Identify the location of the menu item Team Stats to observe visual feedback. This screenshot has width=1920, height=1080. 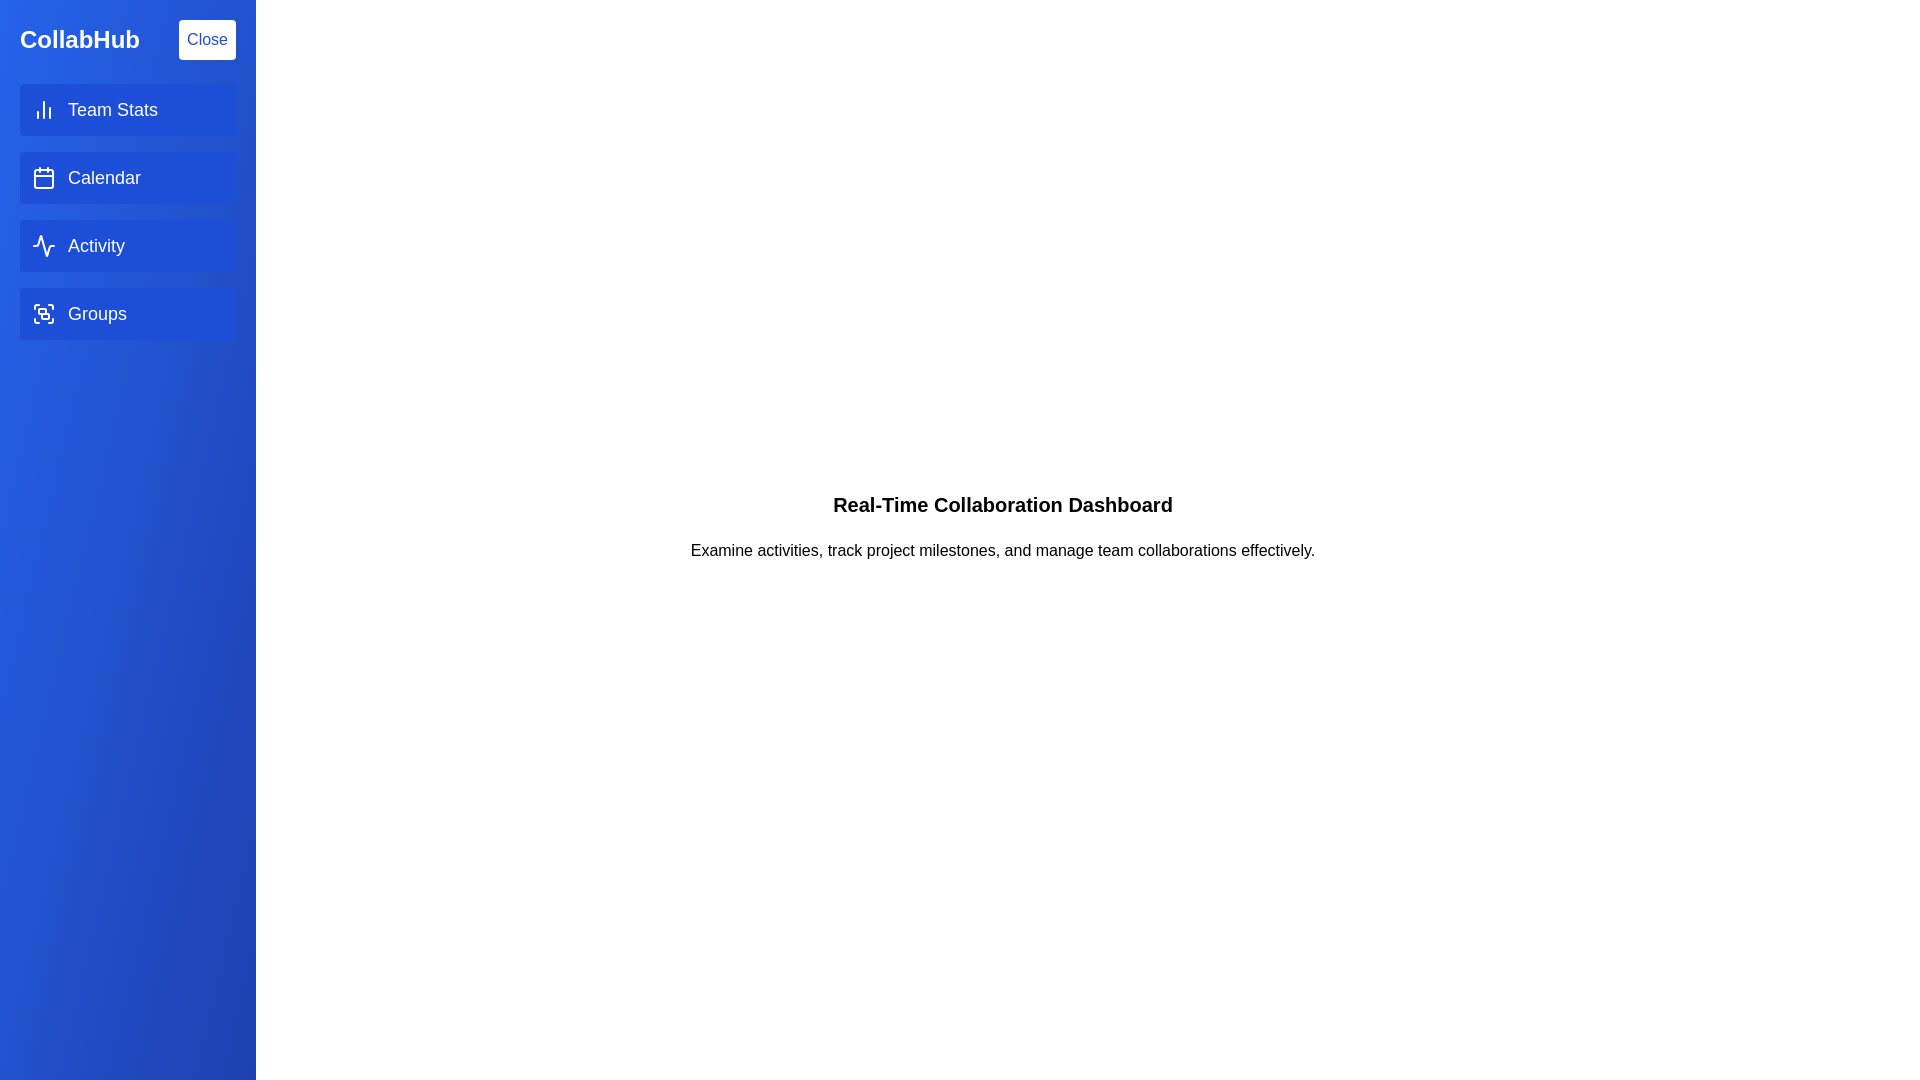
(127, 110).